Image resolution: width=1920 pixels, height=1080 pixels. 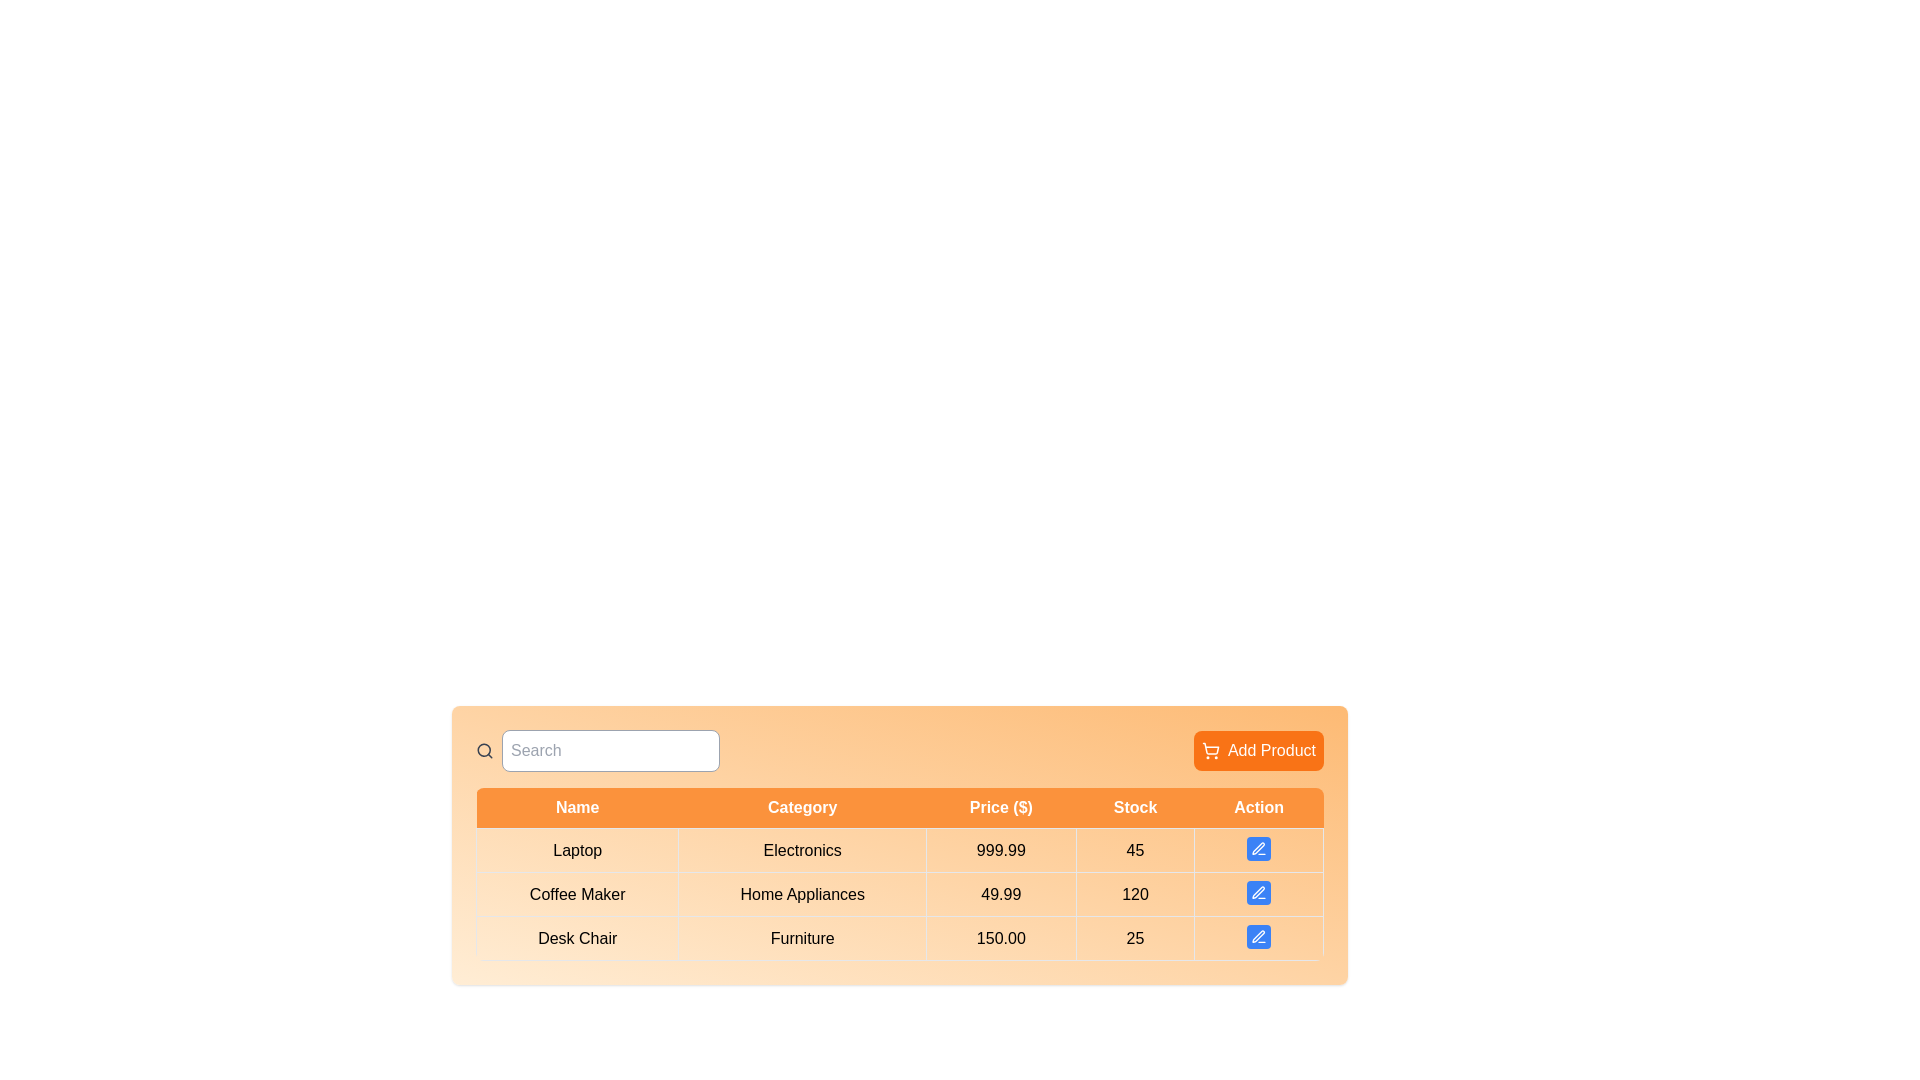 What do you see at coordinates (1001, 807) in the screenshot?
I see `the 'Price' column header element, which is centered in the table header row and positioned between 'Category' and 'Stock'` at bounding box center [1001, 807].